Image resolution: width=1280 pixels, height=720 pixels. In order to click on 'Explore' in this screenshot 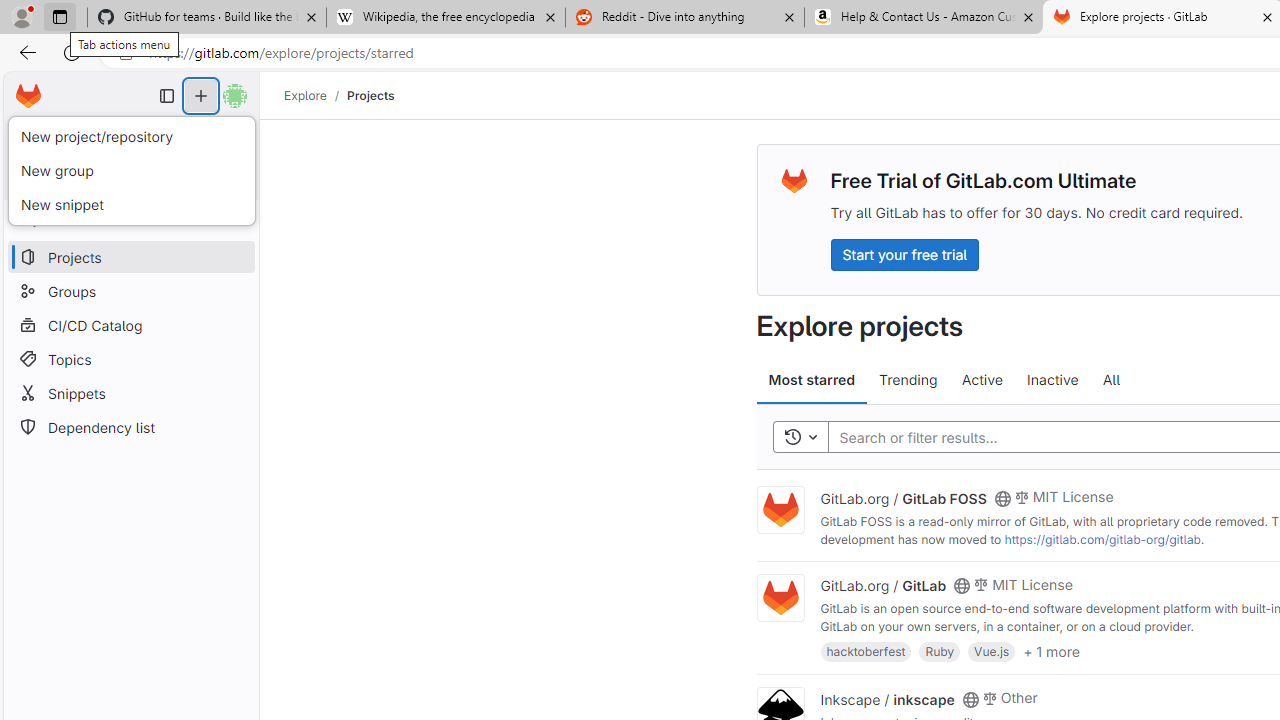, I will do `click(304, 95)`.